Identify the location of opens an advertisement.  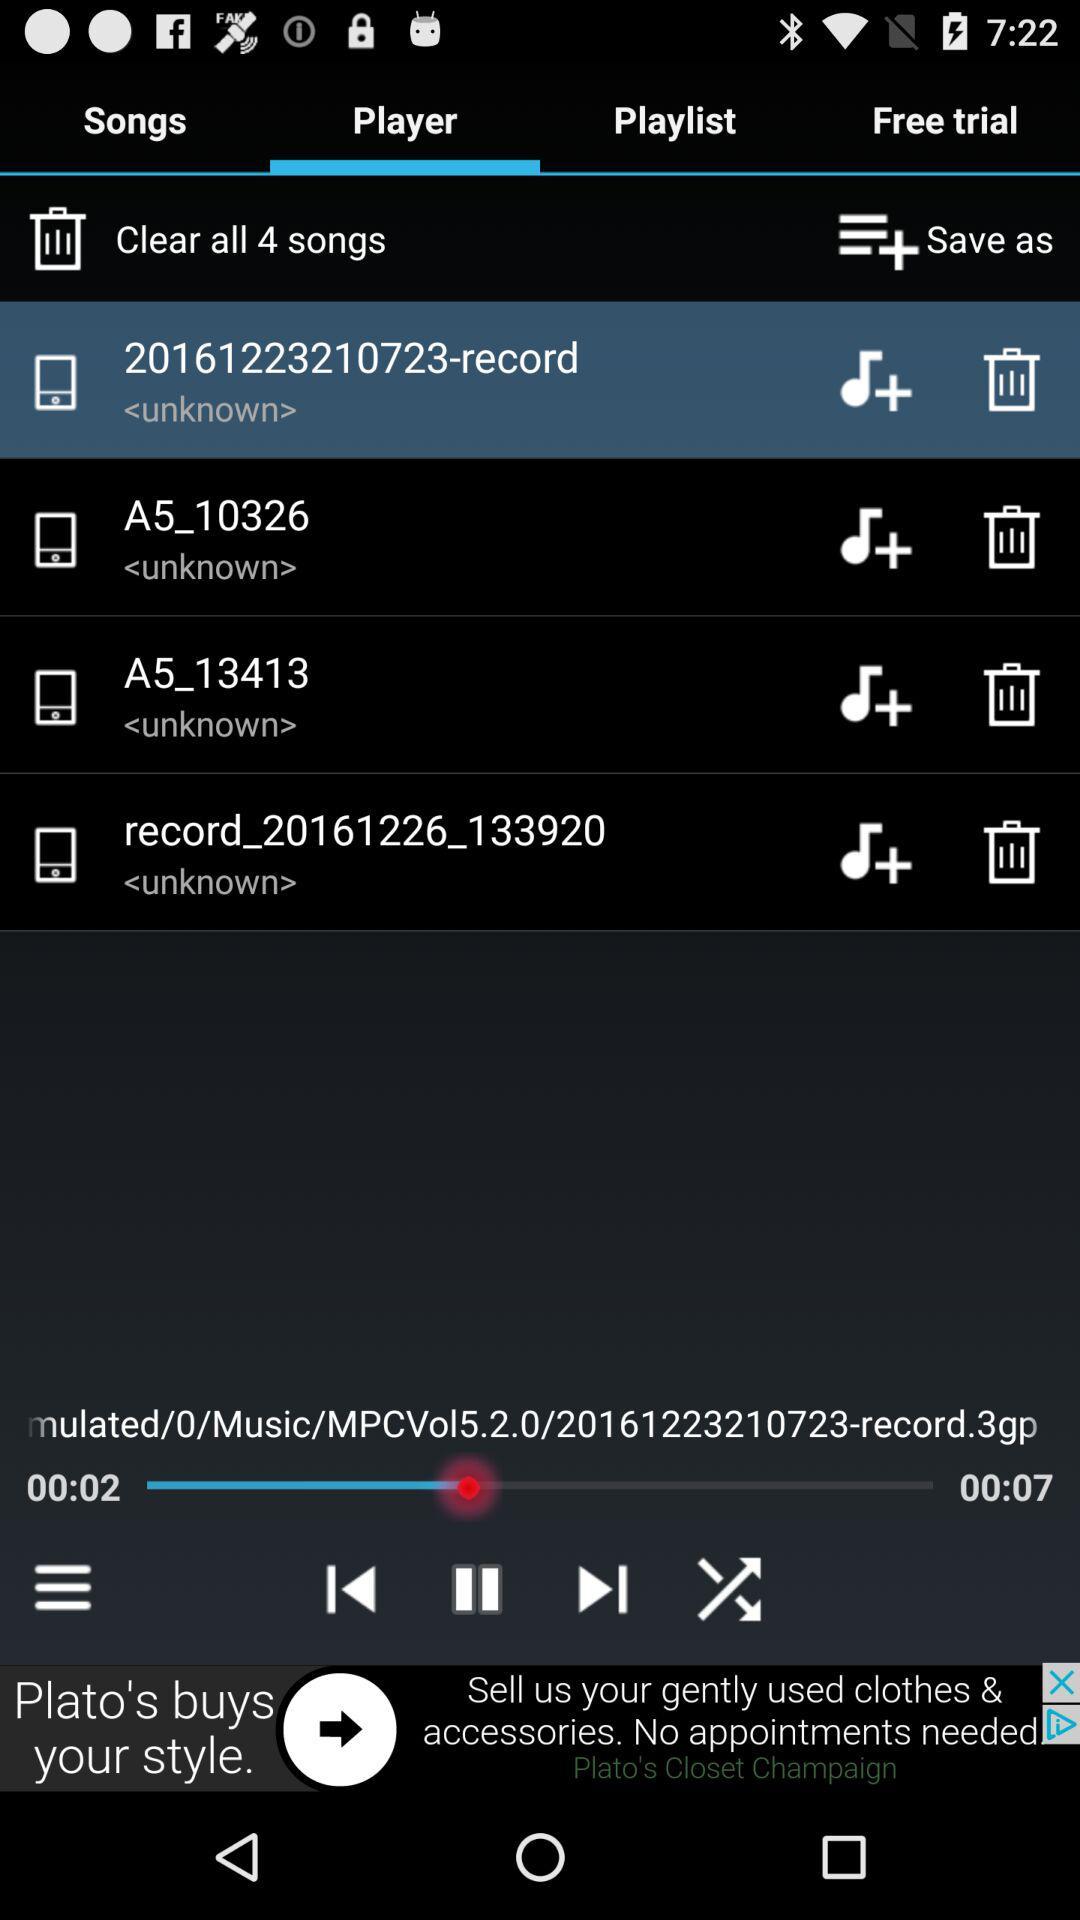
(540, 1727).